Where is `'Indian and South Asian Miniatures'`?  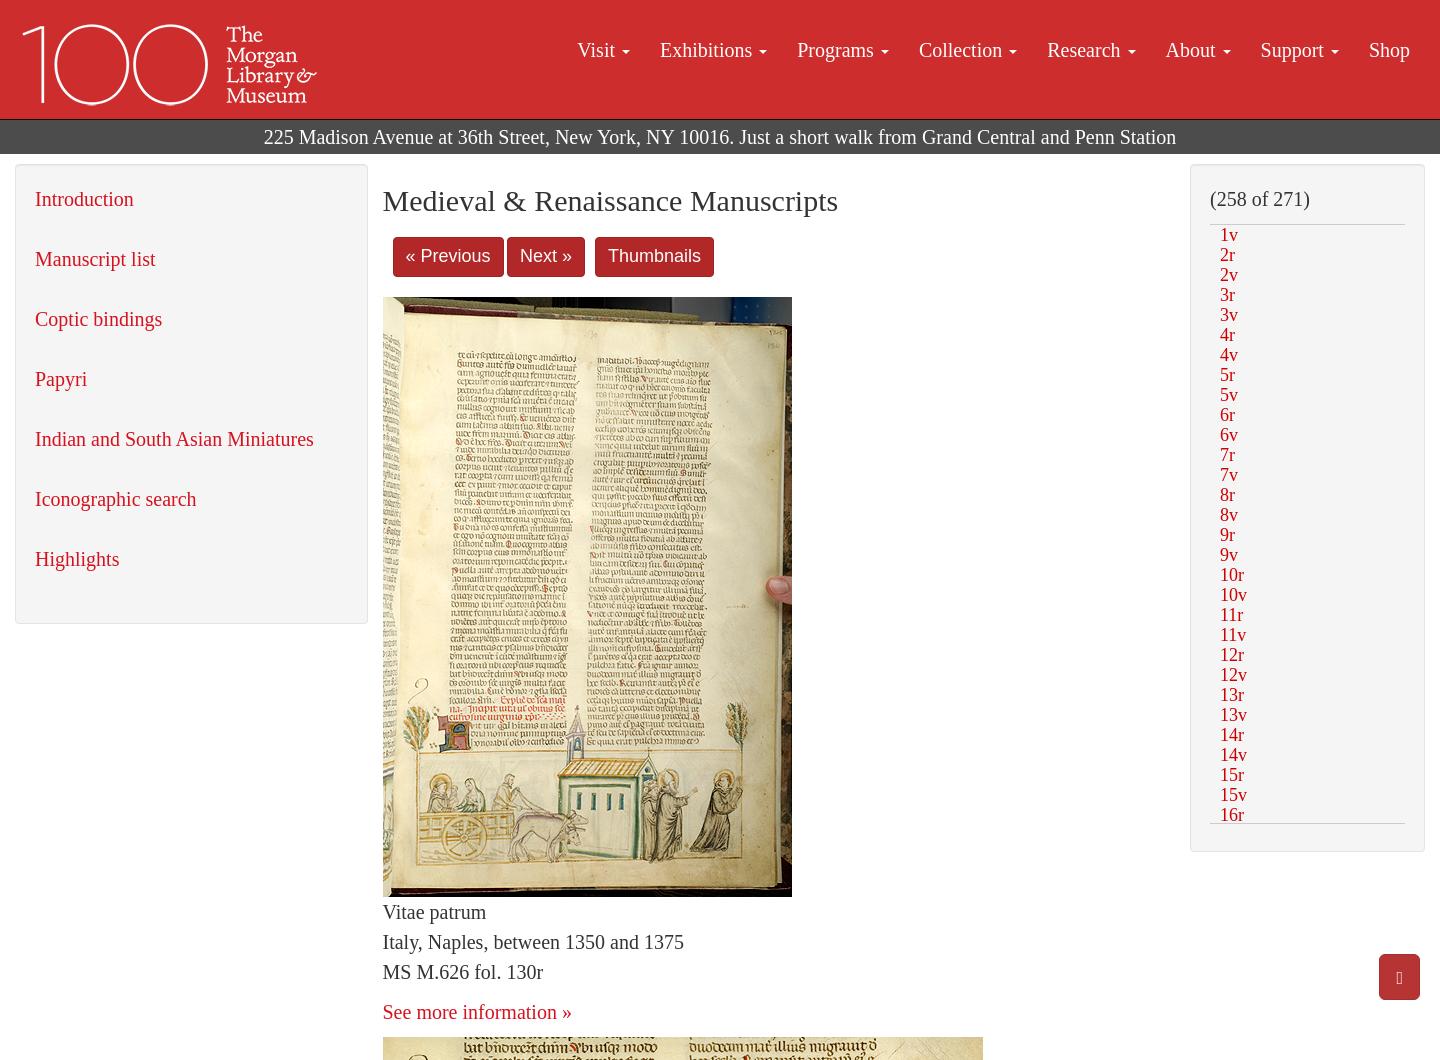
'Indian and South Asian Miniatures' is located at coordinates (172, 438).